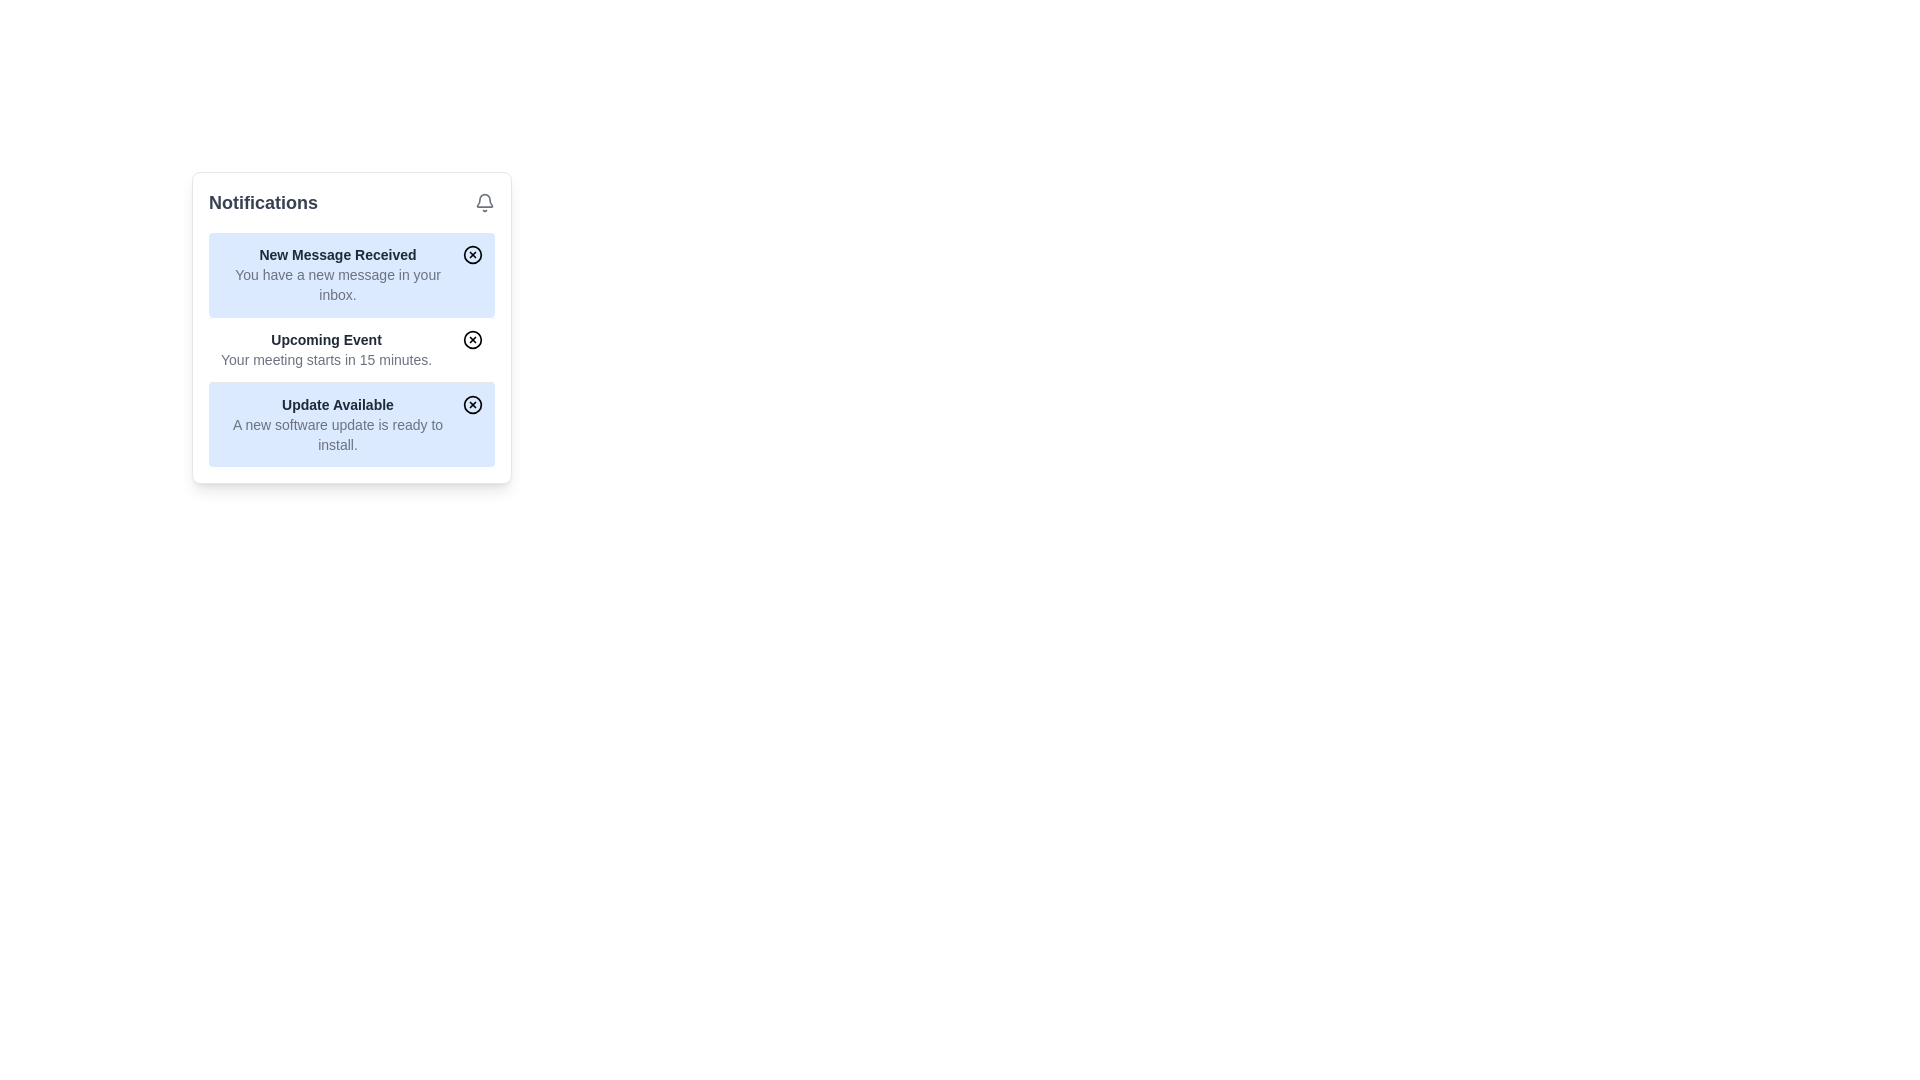  I want to click on the Text label indicating an available update, located at the bottom-most notification in the notification panel, so click(337, 405).